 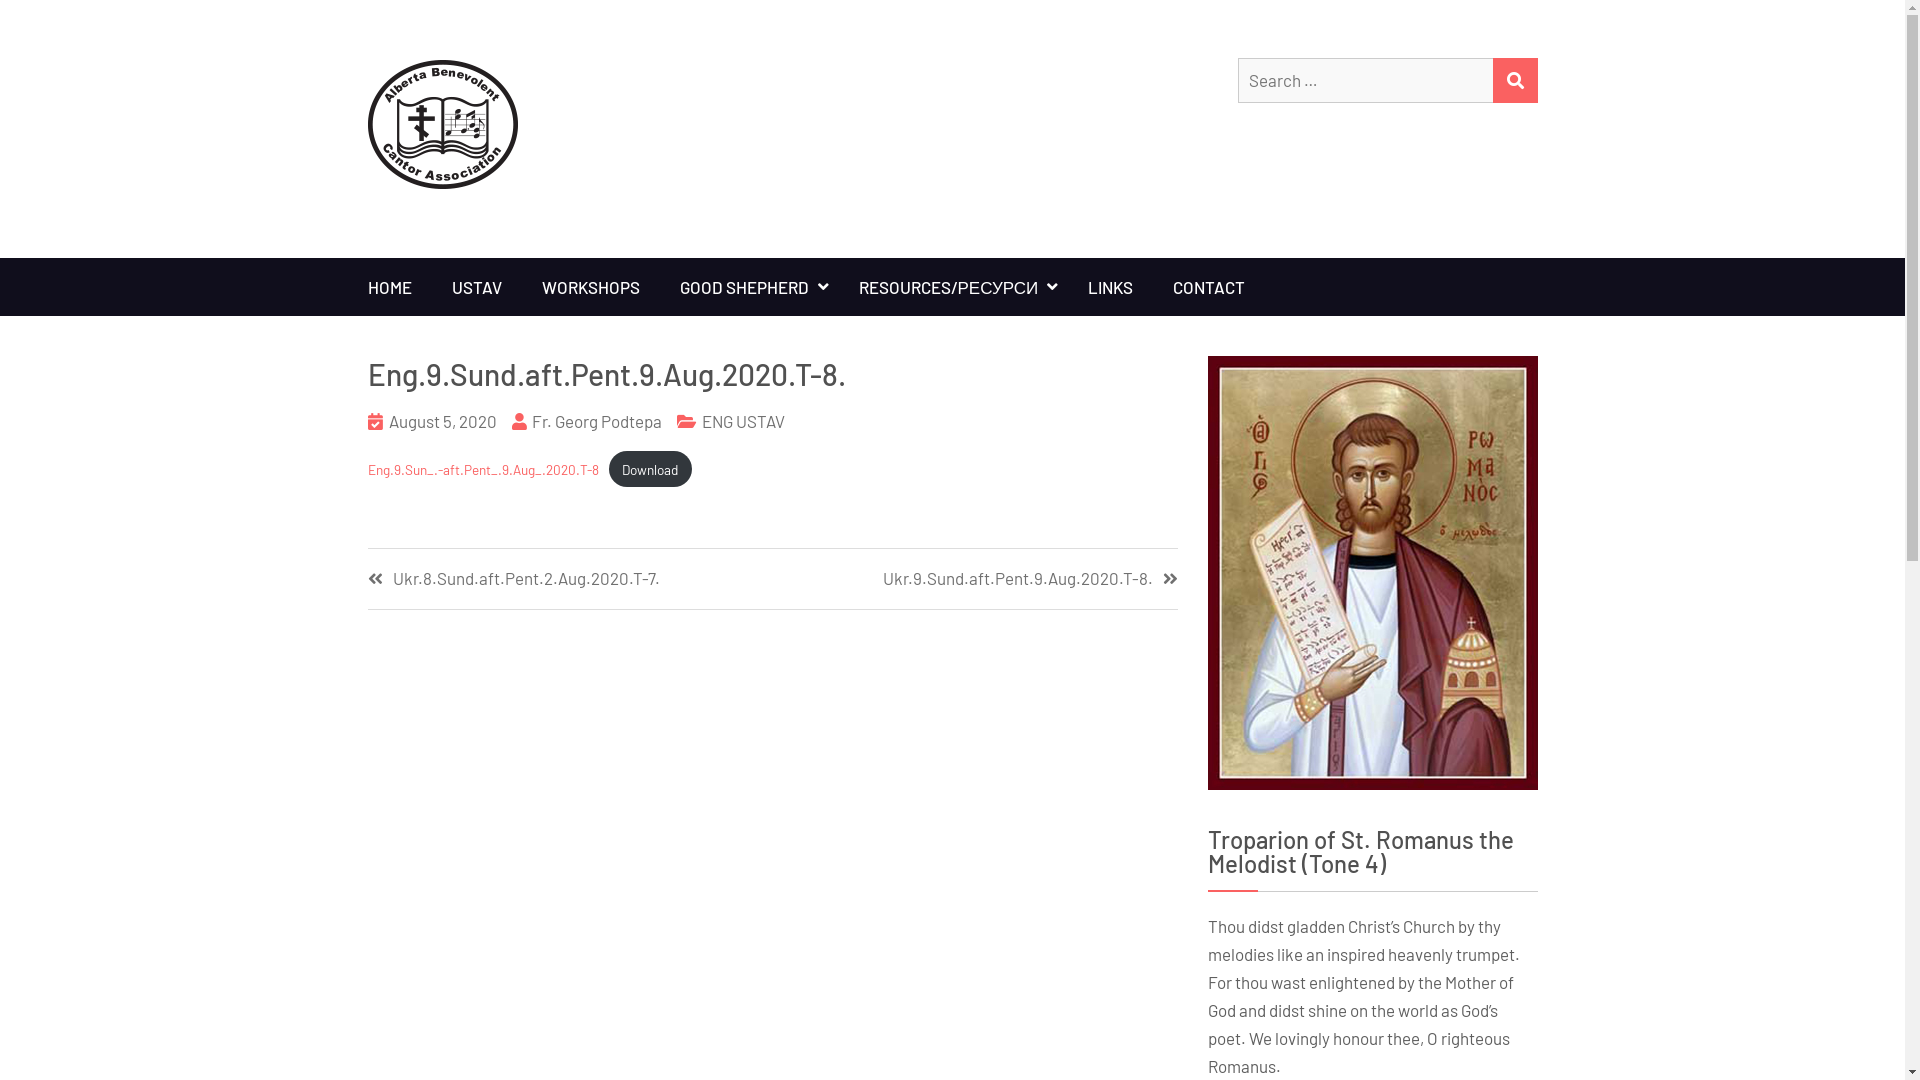 I want to click on 'Eng.9.Sun_.-aft.Pent_.9.Aug_.2020.T-8', so click(x=483, y=469).